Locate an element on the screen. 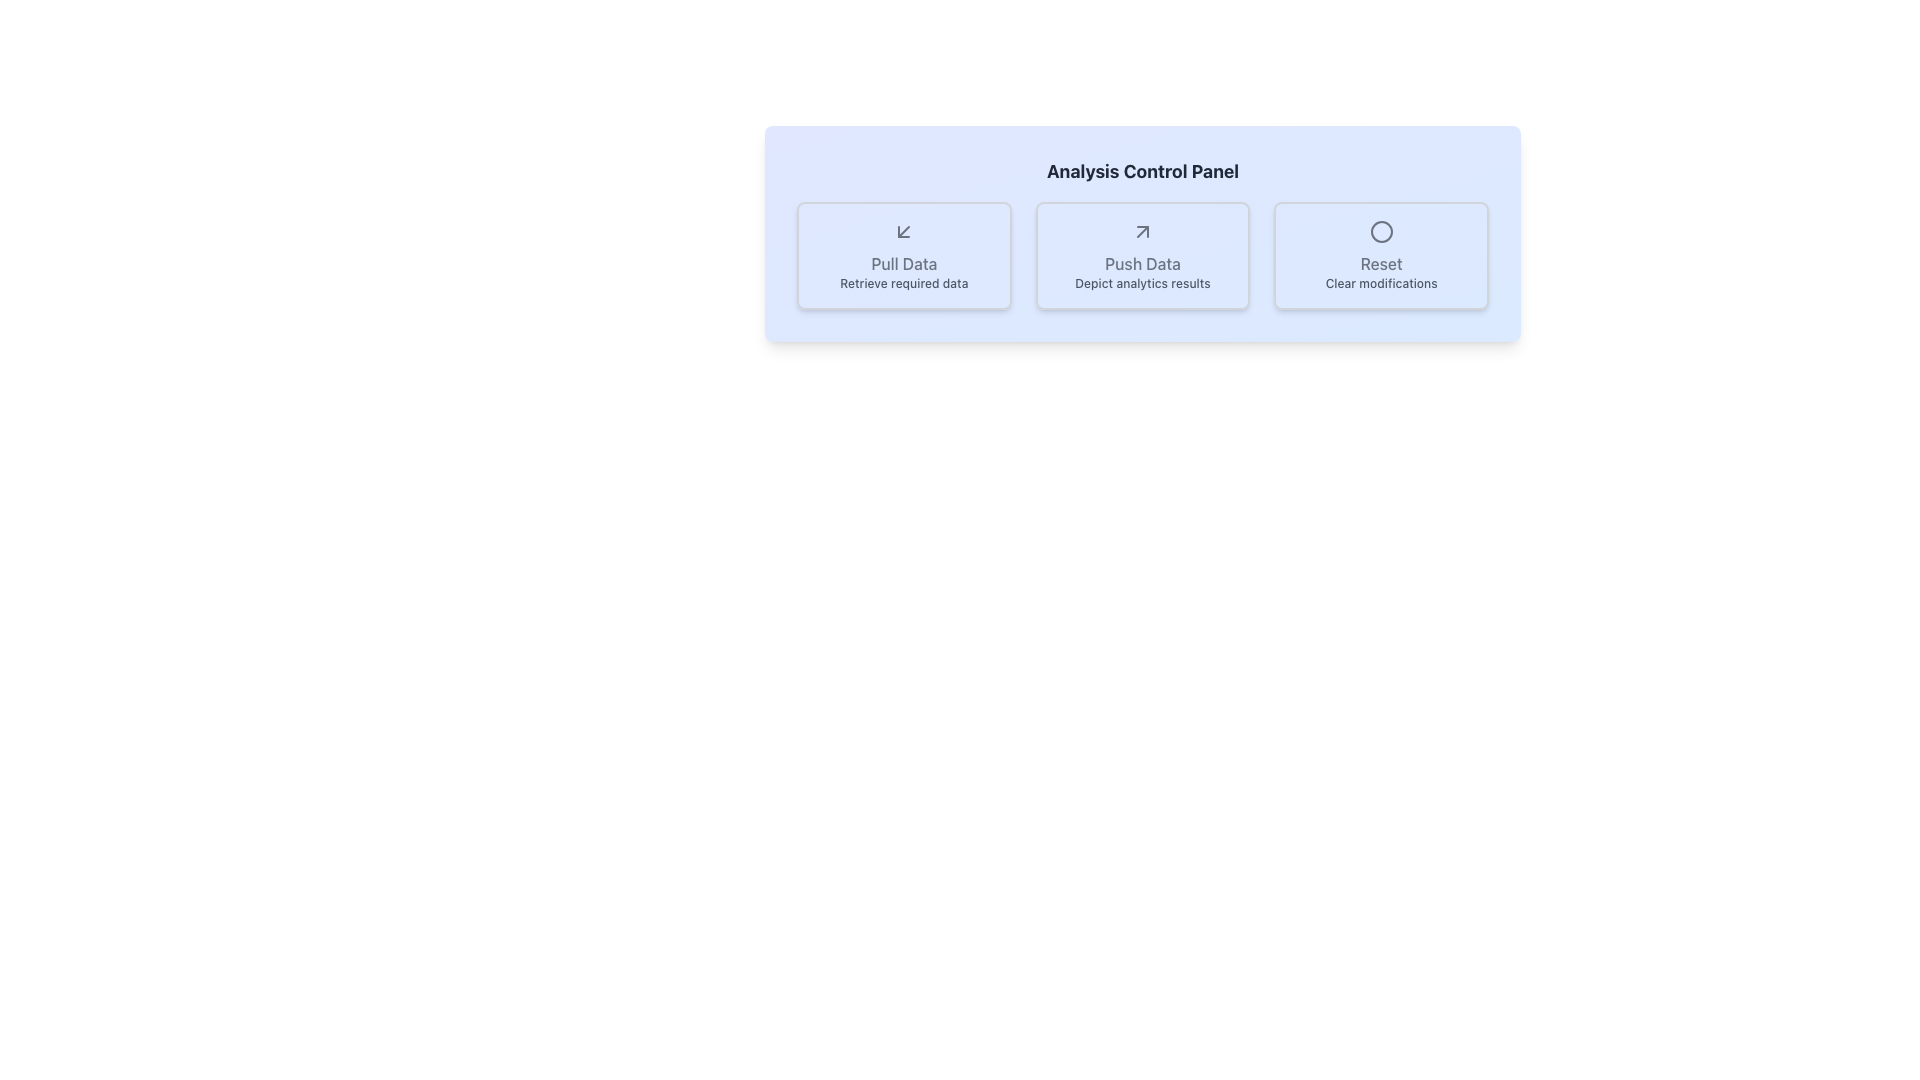  the central button in the 'Analysis Control Panel' is located at coordinates (1142, 254).